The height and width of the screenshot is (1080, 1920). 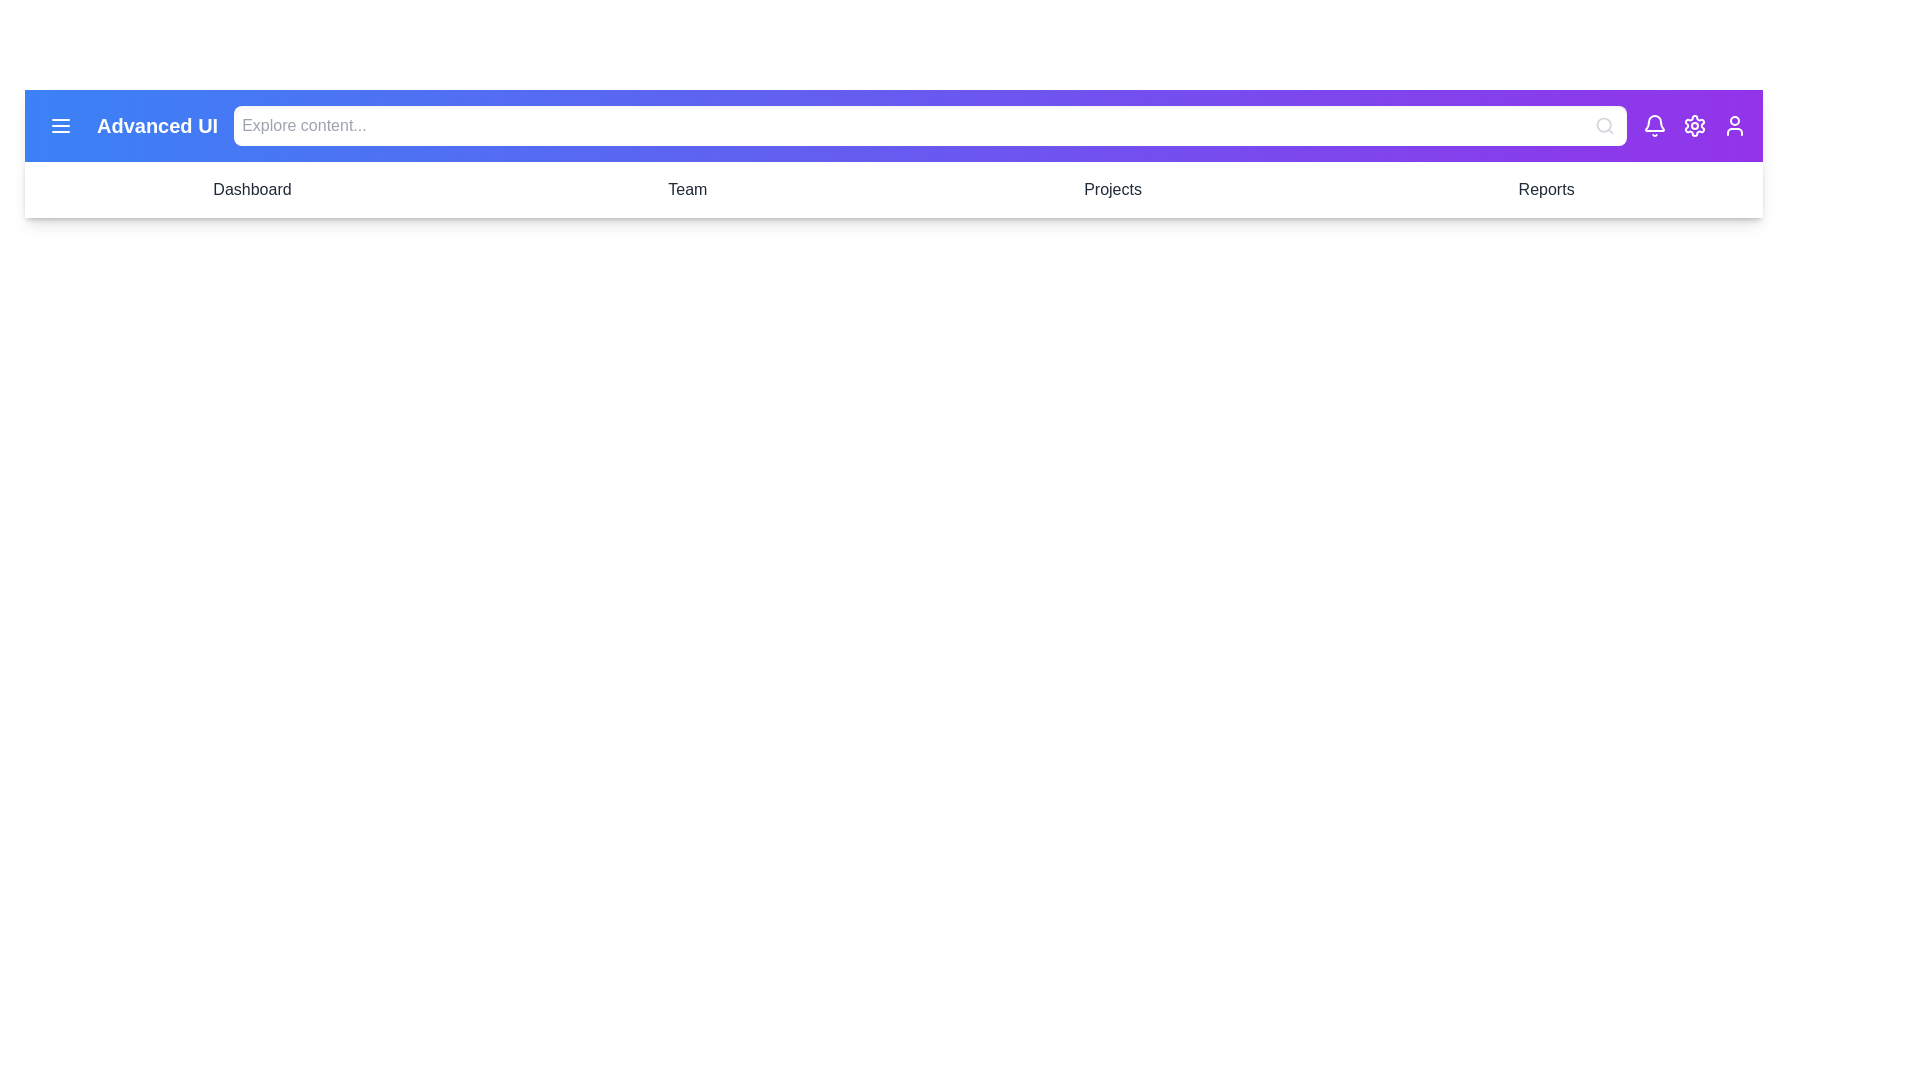 I want to click on the user icon to open the user profile or options menu, so click(x=1733, y=126).